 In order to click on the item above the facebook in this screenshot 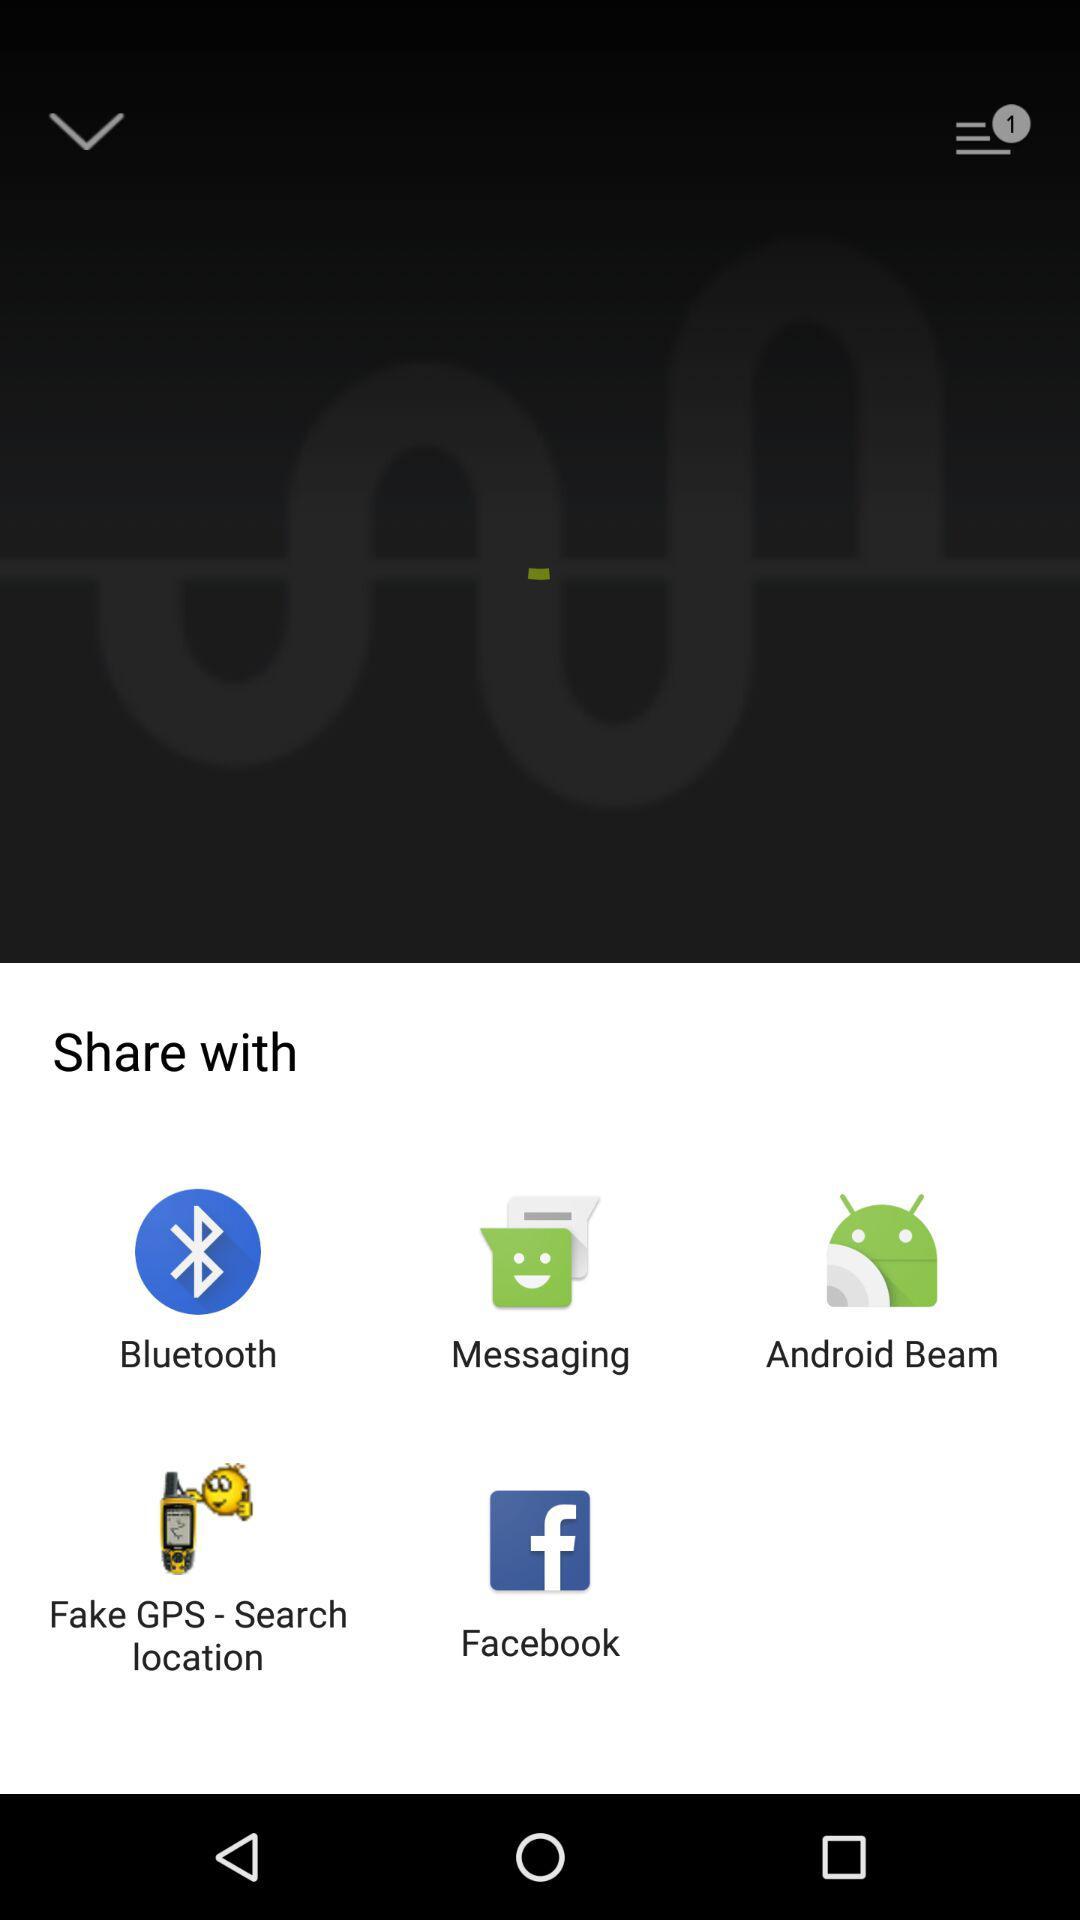, I will do `click(540, 1283)`.